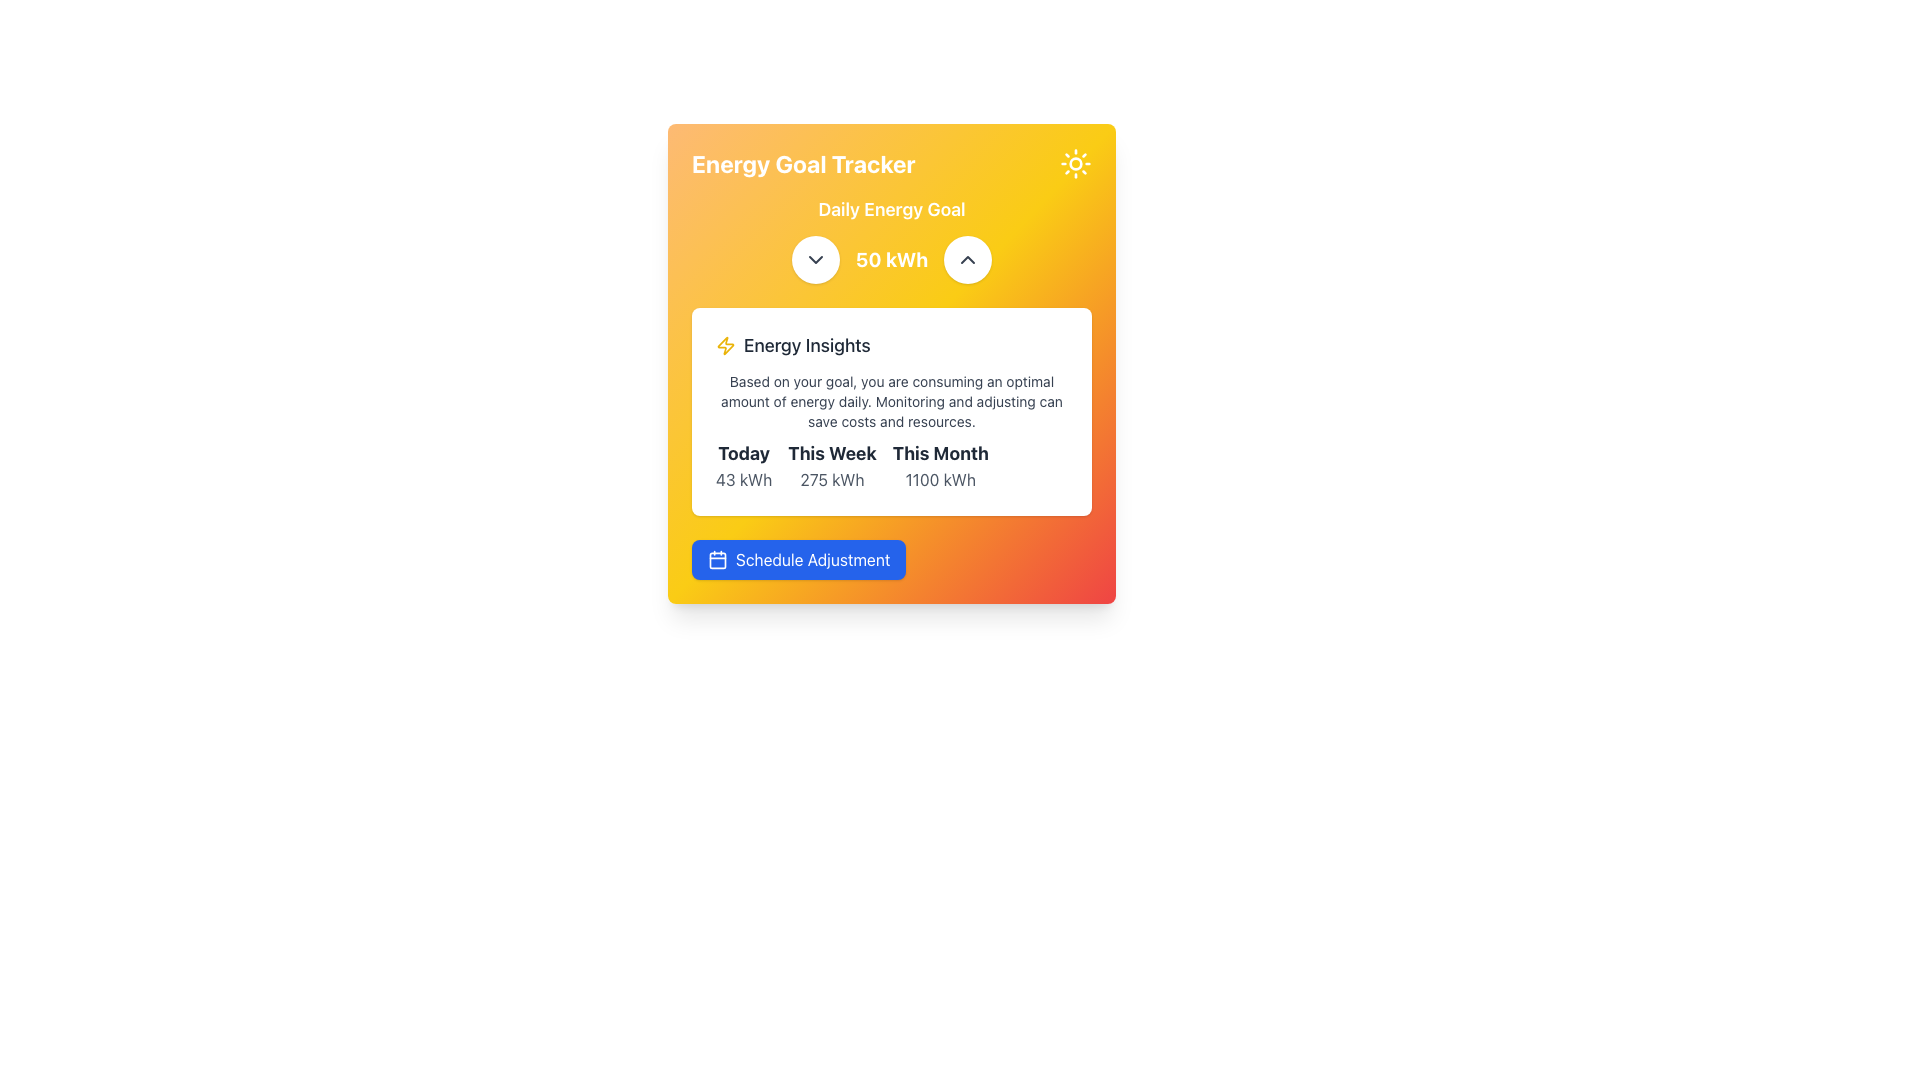 This screenshot has height=1080, width=1920. What do you see at coordinates (832, 479) in the screenshot?
I see `the text label displaying '275 kWh', which is located beneath the bolded label 'This Week' in the energy summary section` at bounding box center [832, 479].